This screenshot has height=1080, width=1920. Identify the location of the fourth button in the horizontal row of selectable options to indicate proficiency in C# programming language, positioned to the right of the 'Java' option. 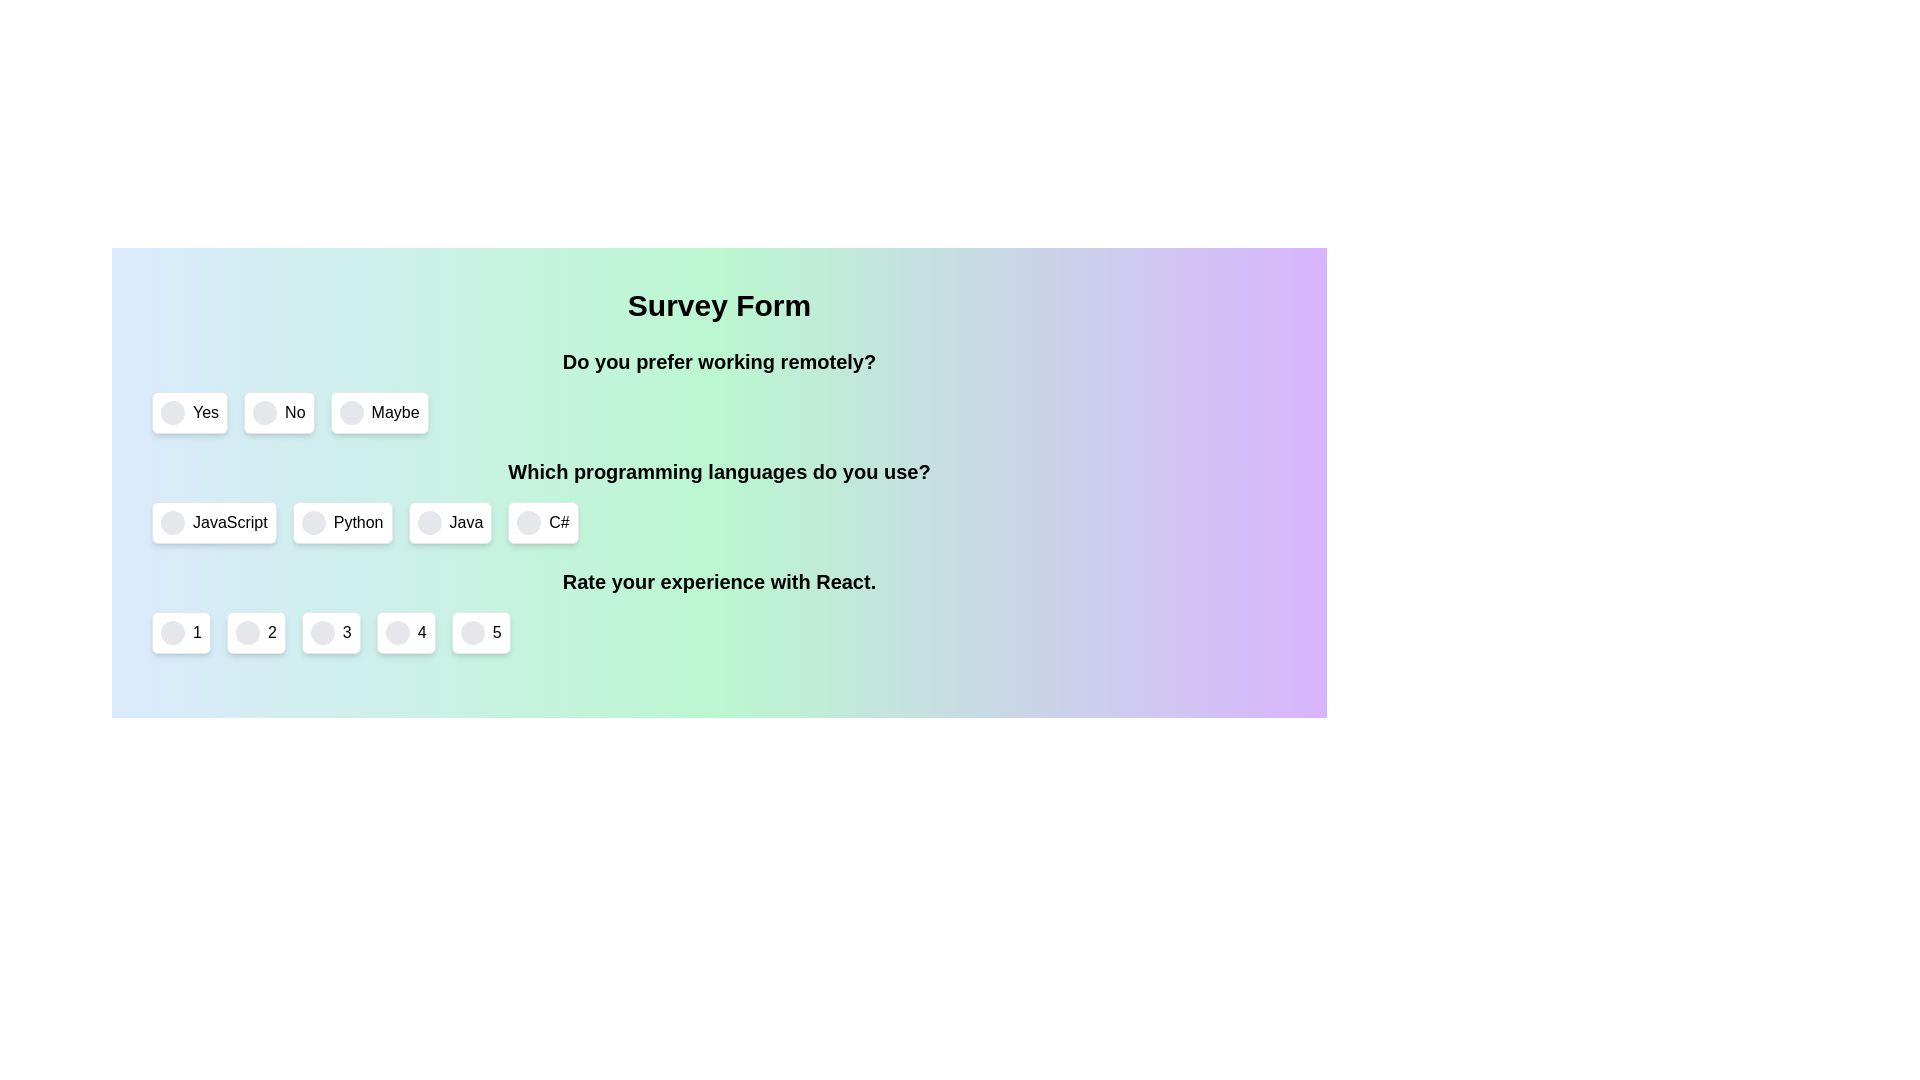
(543, 522).